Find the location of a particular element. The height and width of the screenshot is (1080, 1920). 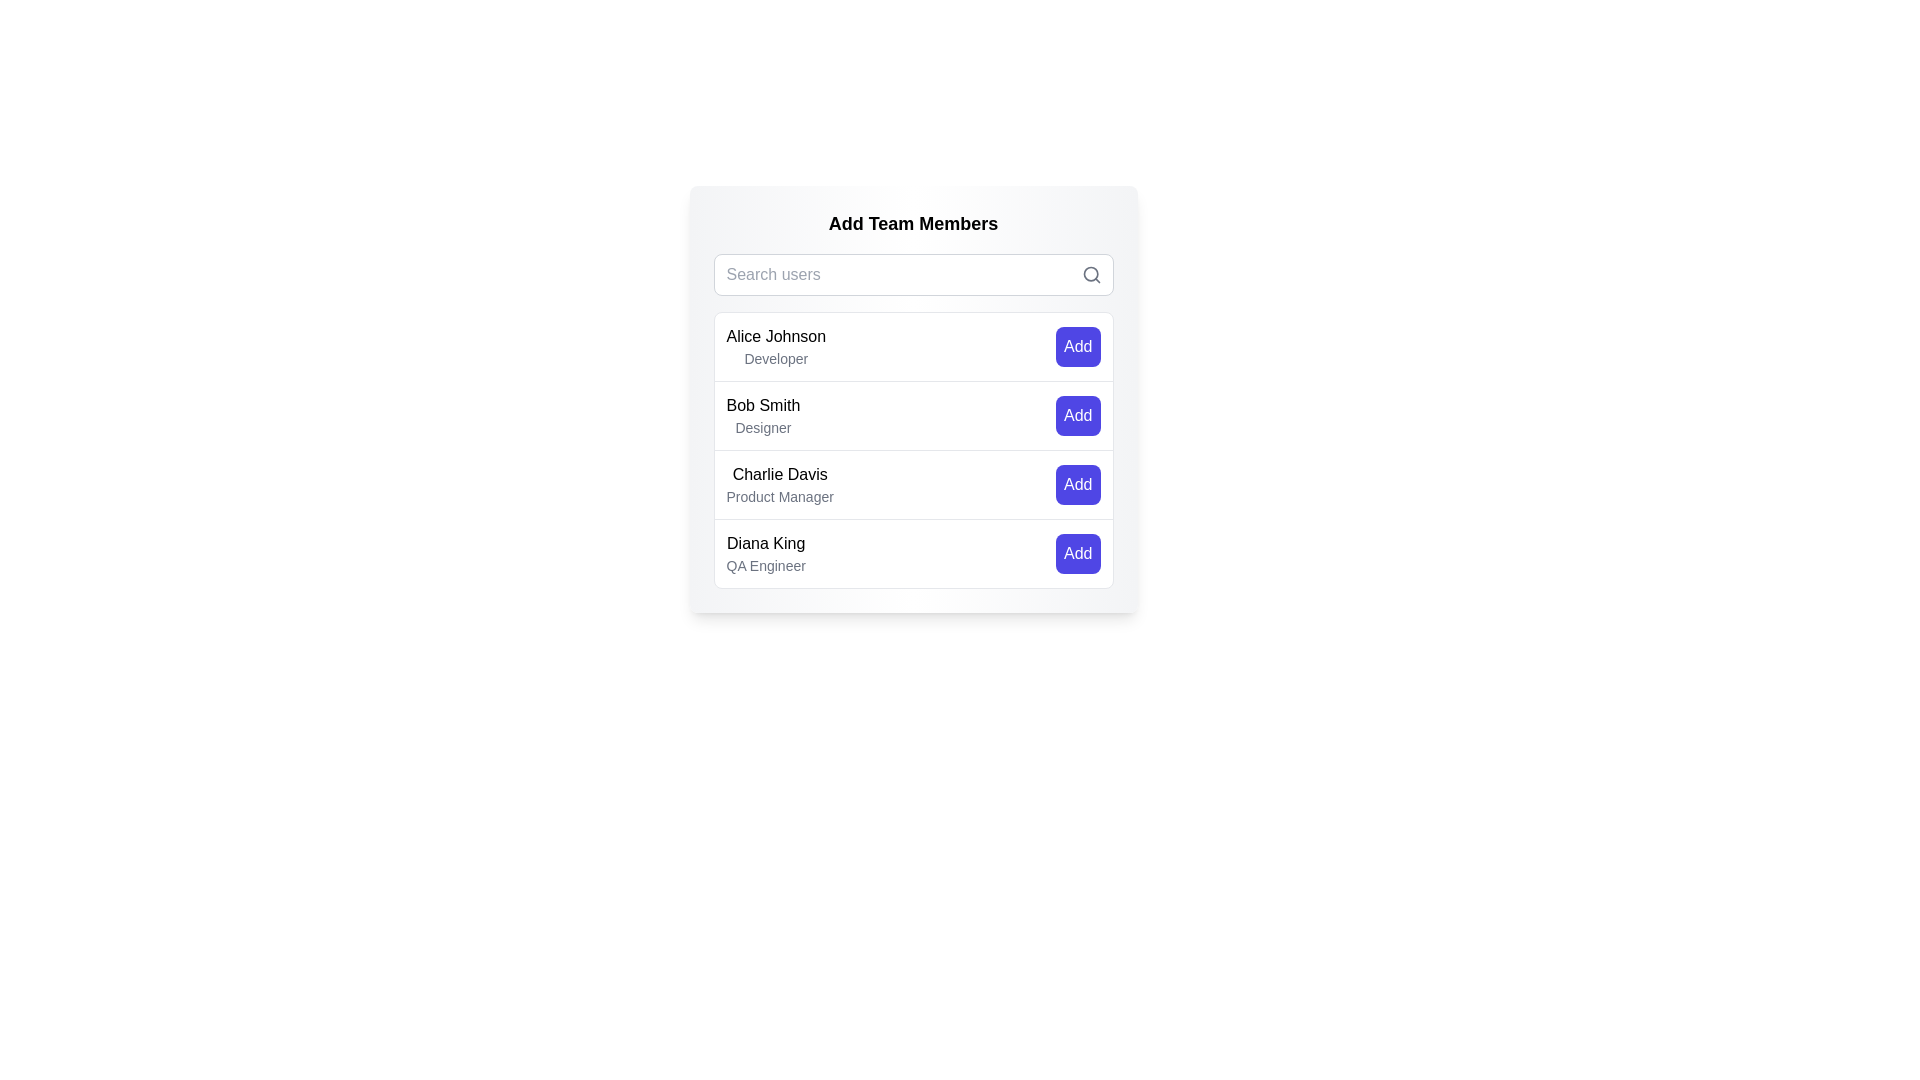

the 'Add' button with a blue background and white text located on the right side of the row for 'Diana King', triggering the add action is located at coordinates (1077, 554).